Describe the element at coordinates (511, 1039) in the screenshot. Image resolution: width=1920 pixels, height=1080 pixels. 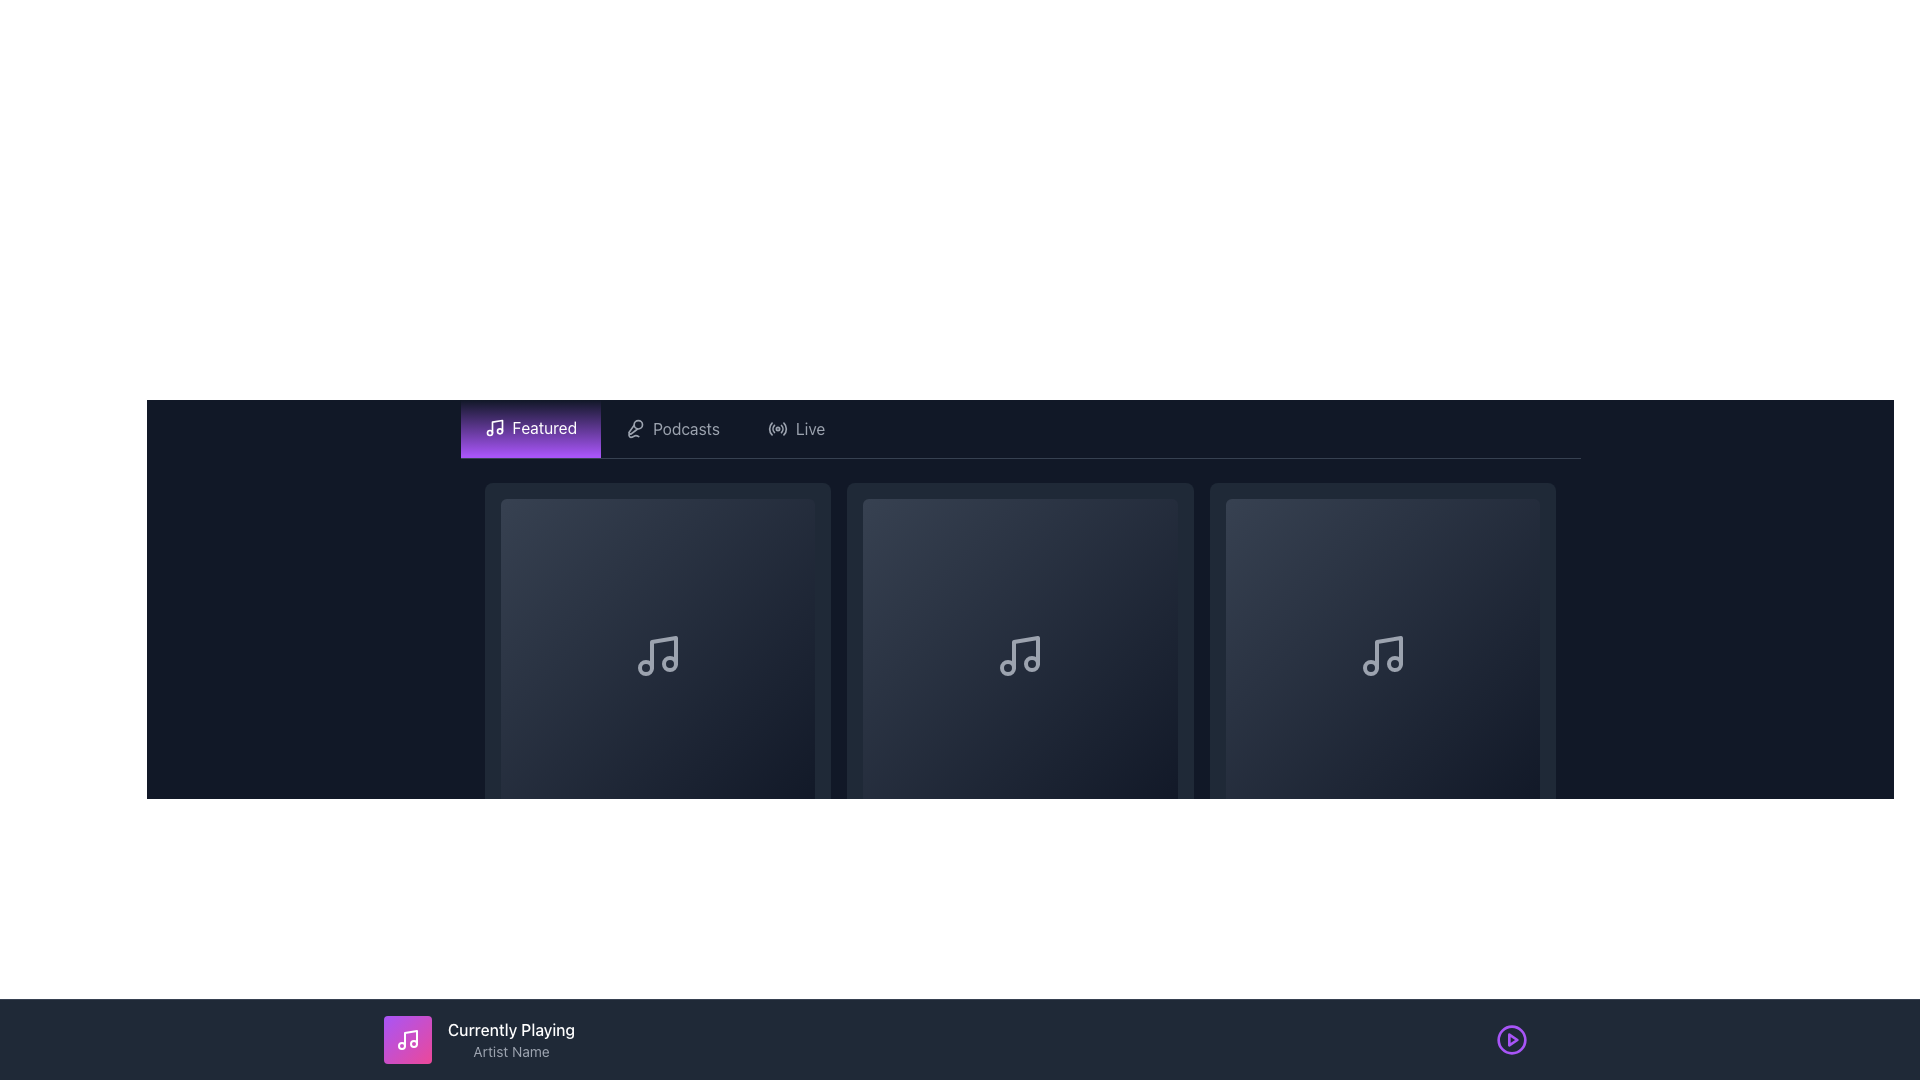
I see `text content of the informational UI element displaying 'Currently Playing' and 'Artist Name', located in the bottom bar of the interface, slightly above its lower edge` at that location.